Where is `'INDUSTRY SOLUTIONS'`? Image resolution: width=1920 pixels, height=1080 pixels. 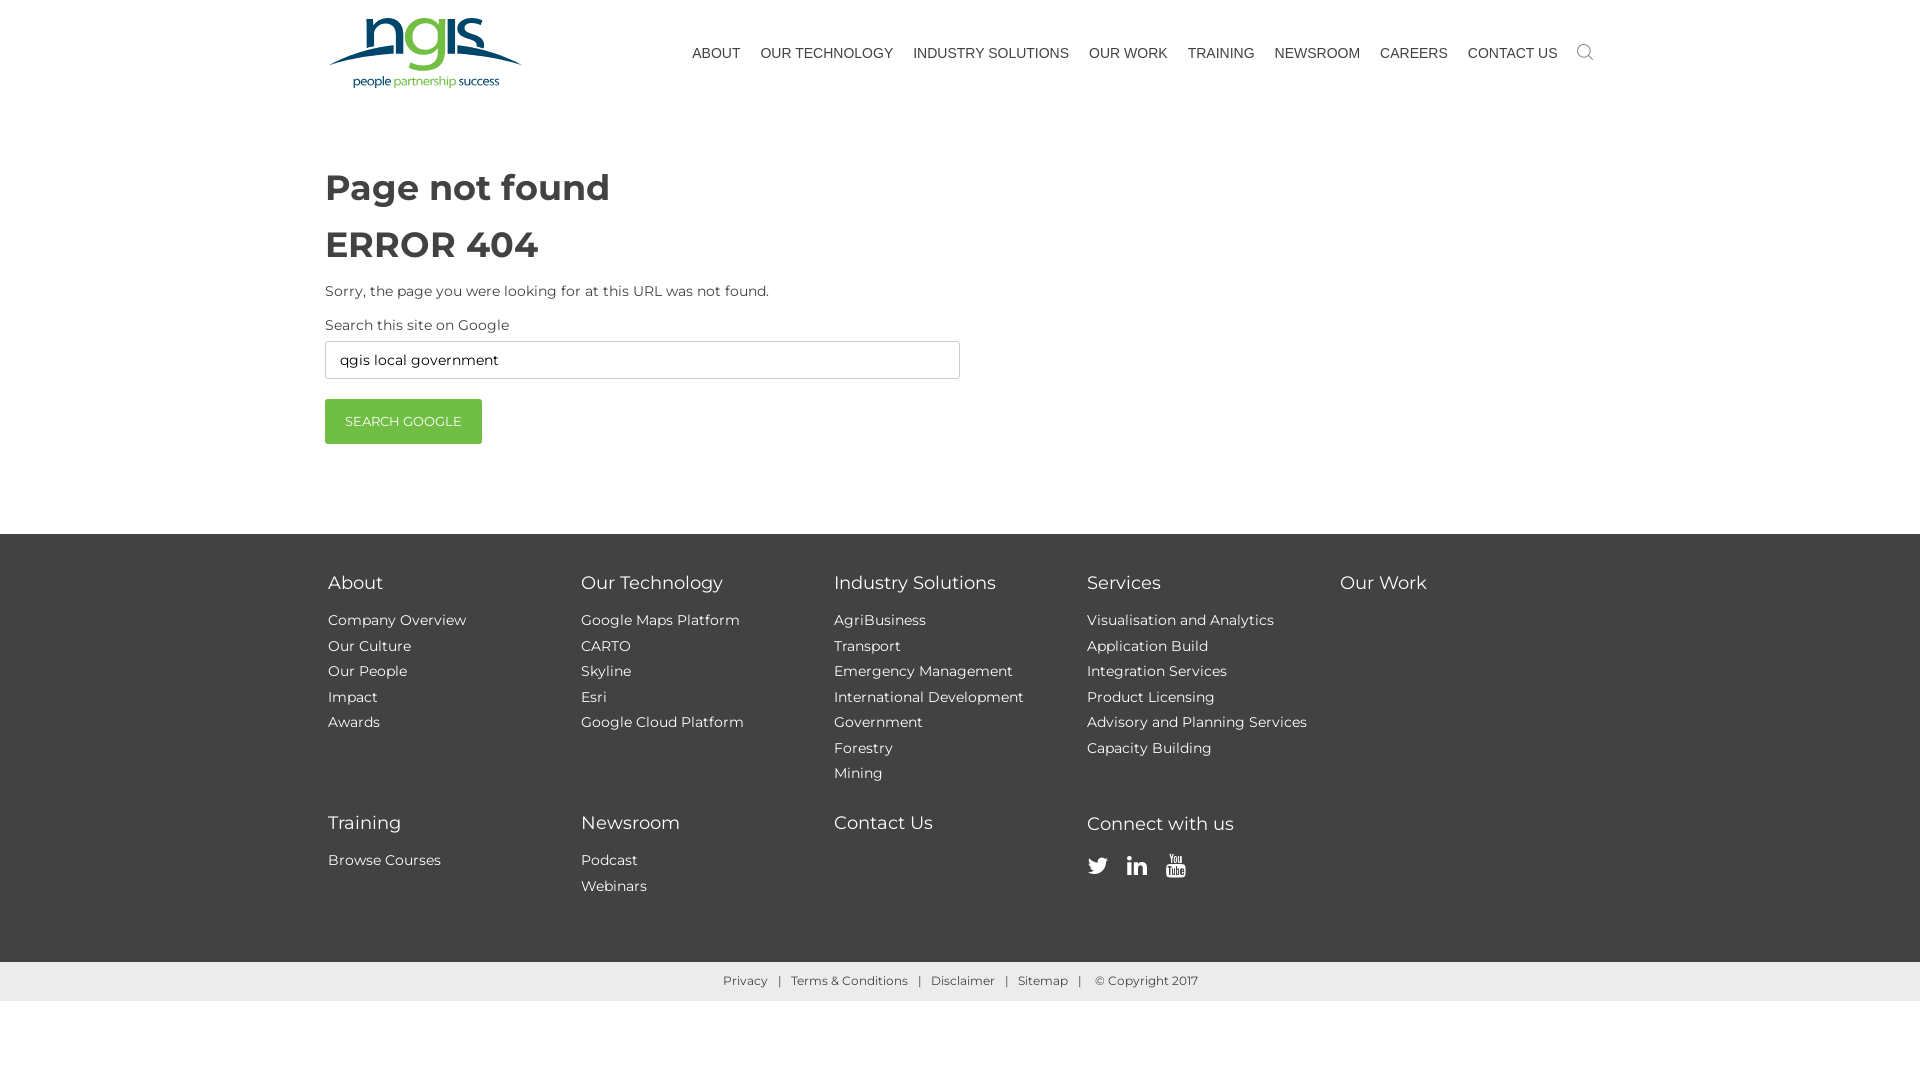 'INDUSTRY SOLUTIONS' is located at coordinates (990, 52).